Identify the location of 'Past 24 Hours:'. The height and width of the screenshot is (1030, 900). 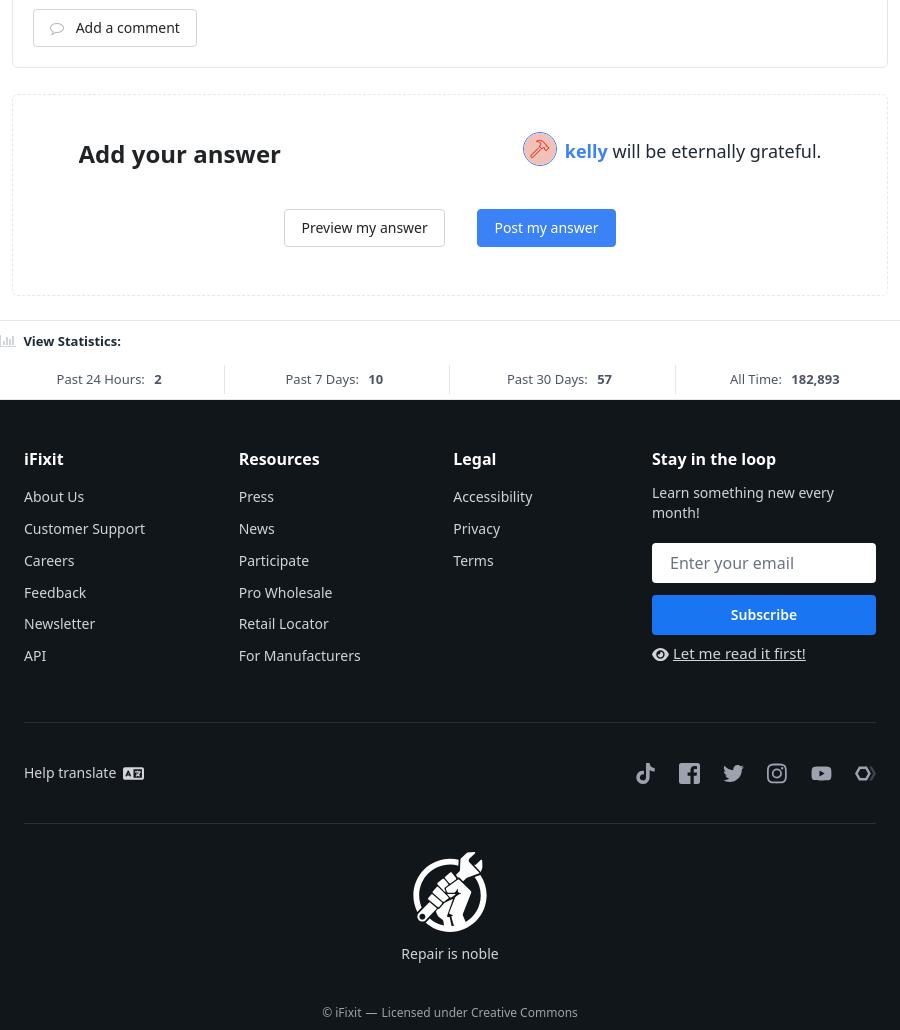
(54, 625).